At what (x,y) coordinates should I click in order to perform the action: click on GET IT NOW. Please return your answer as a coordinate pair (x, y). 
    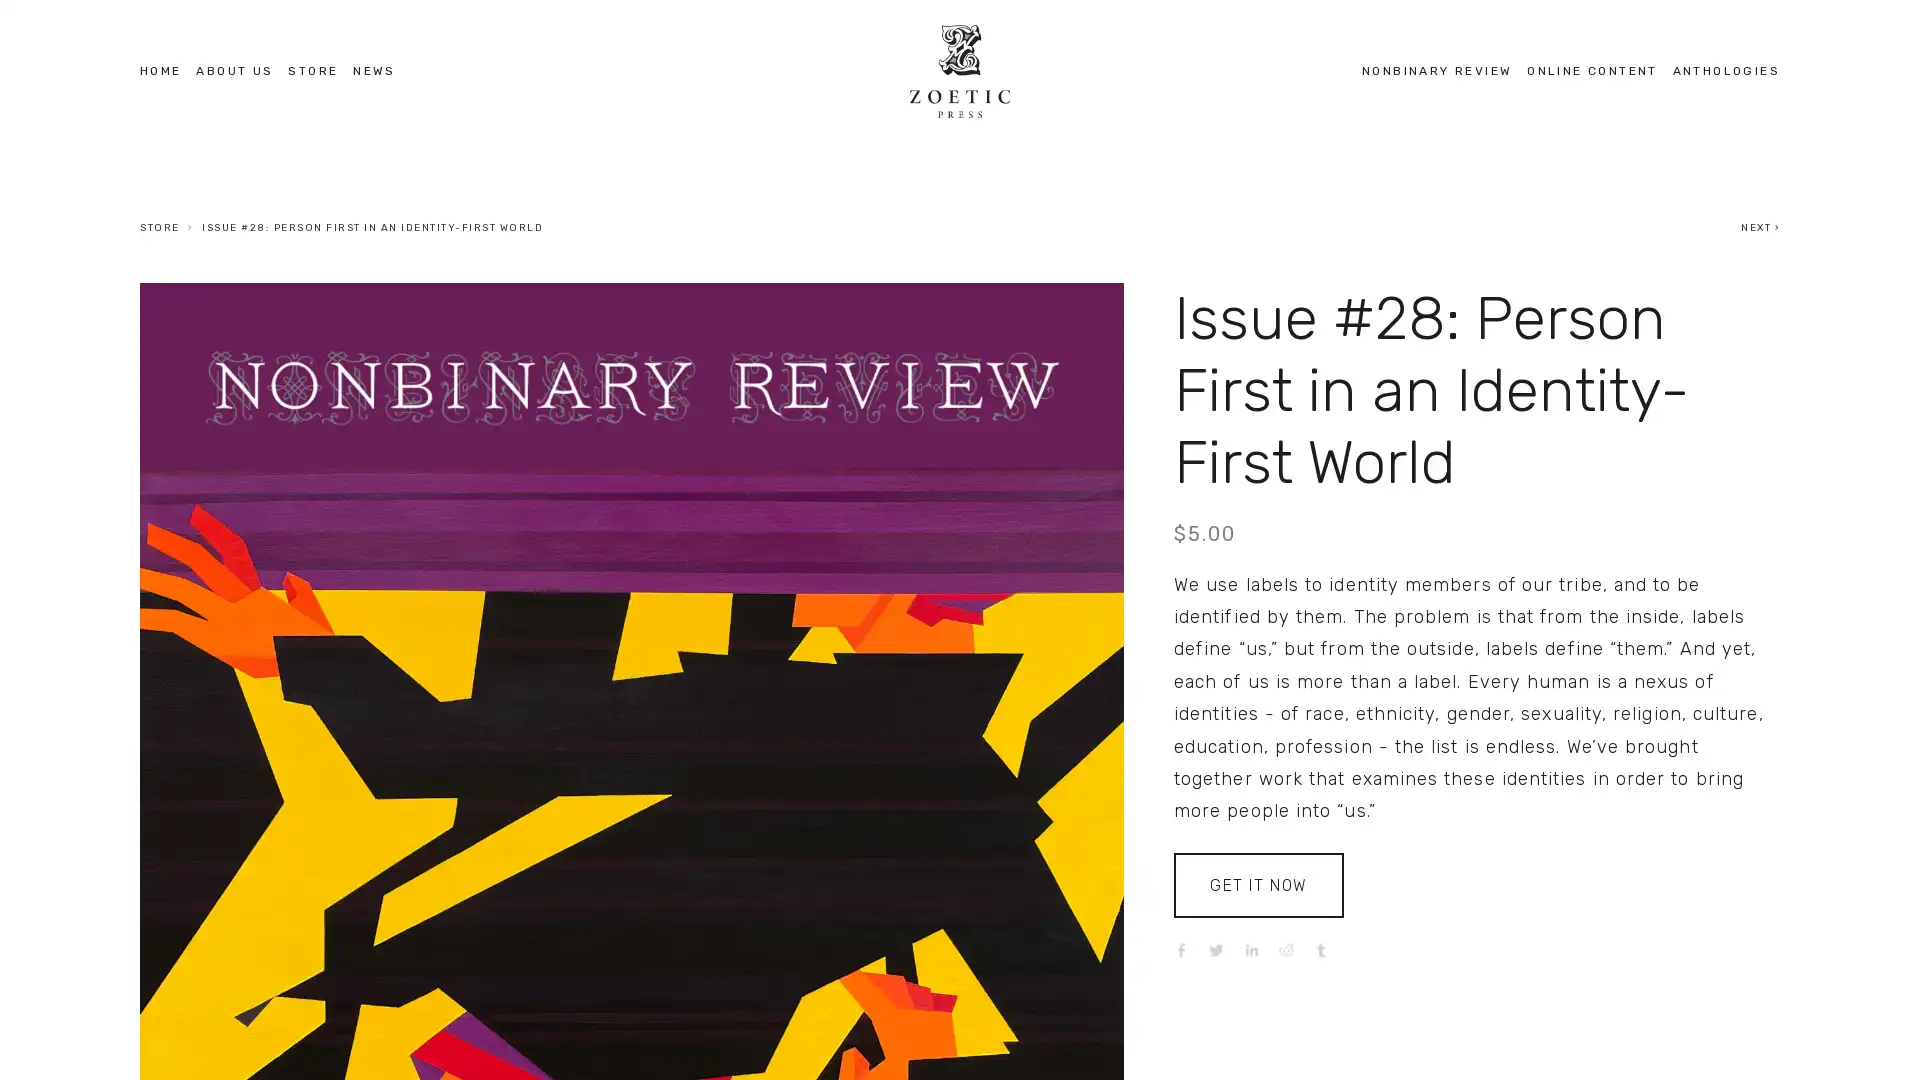
    Looking at the image, I should click on (1257, 883).